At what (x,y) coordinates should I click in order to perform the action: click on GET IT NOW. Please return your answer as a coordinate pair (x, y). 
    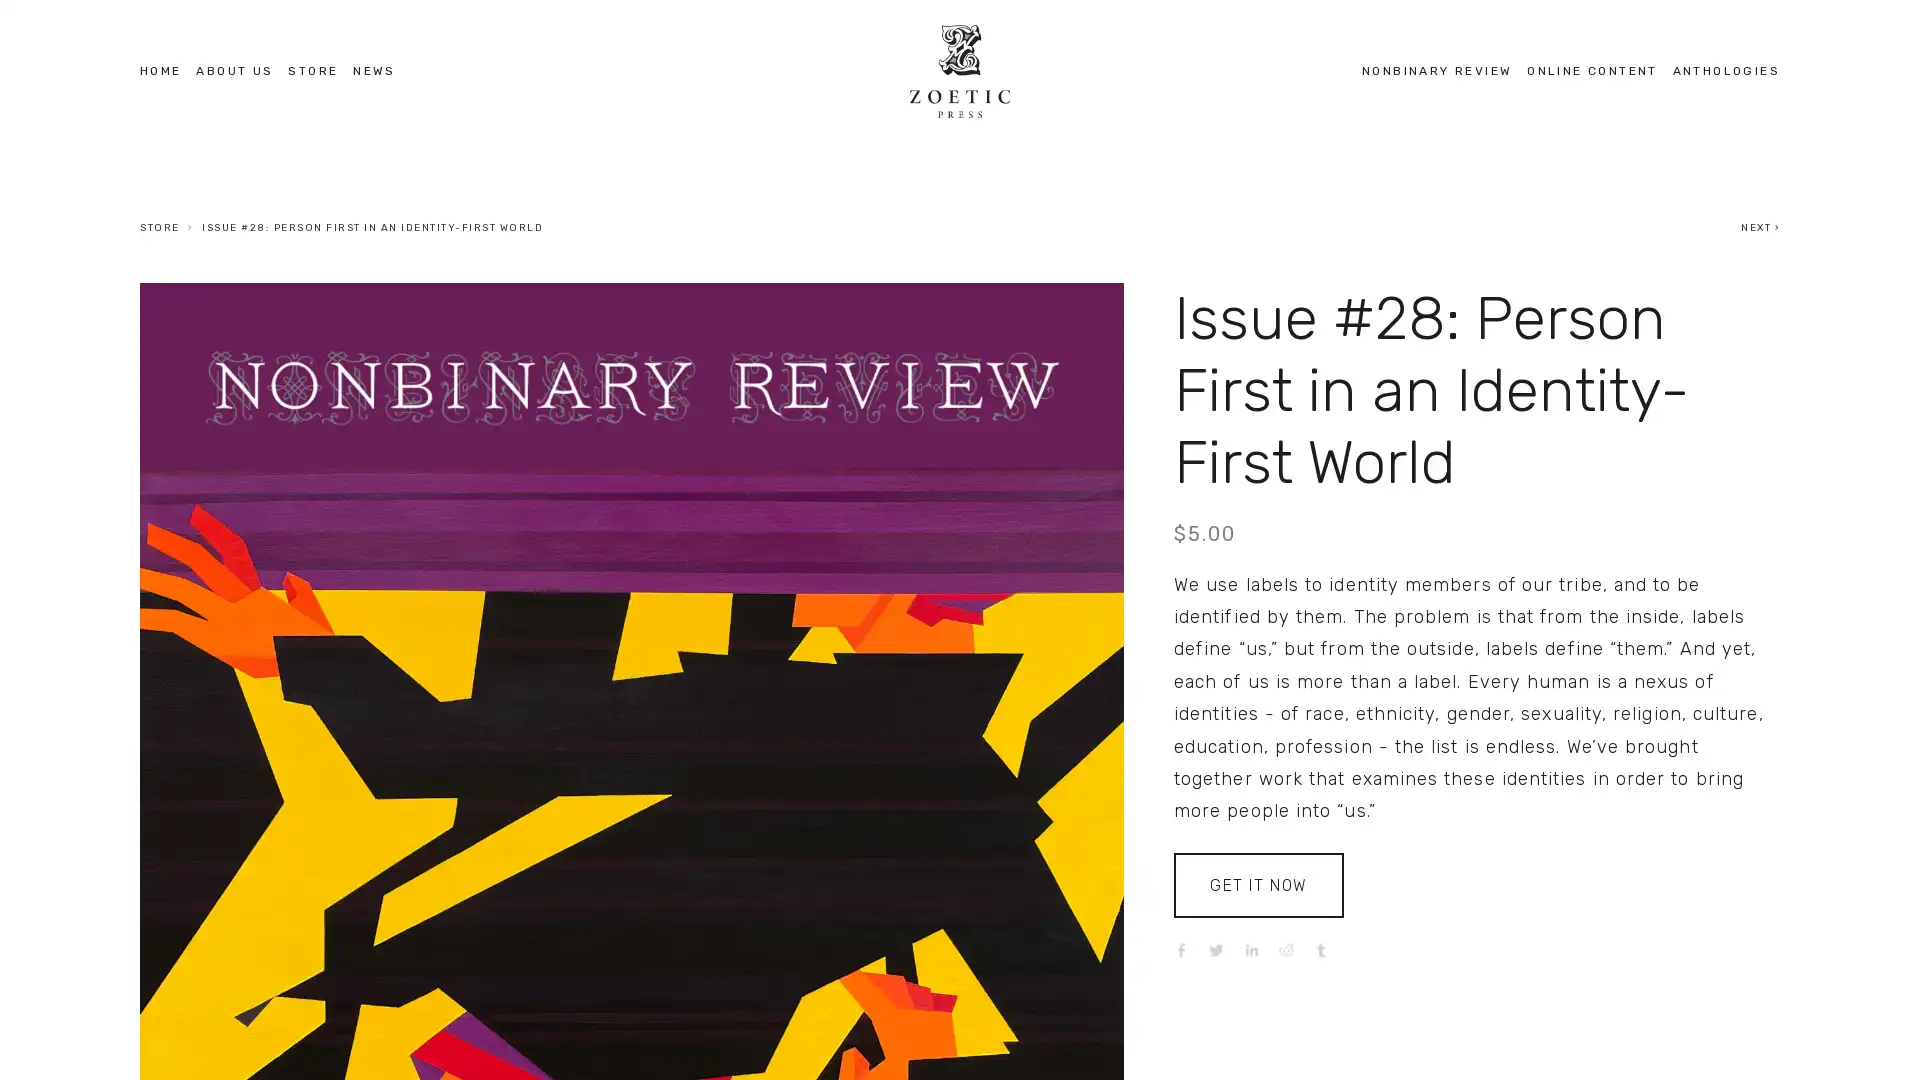
    Looking at the image, I should click on (1257, 883).